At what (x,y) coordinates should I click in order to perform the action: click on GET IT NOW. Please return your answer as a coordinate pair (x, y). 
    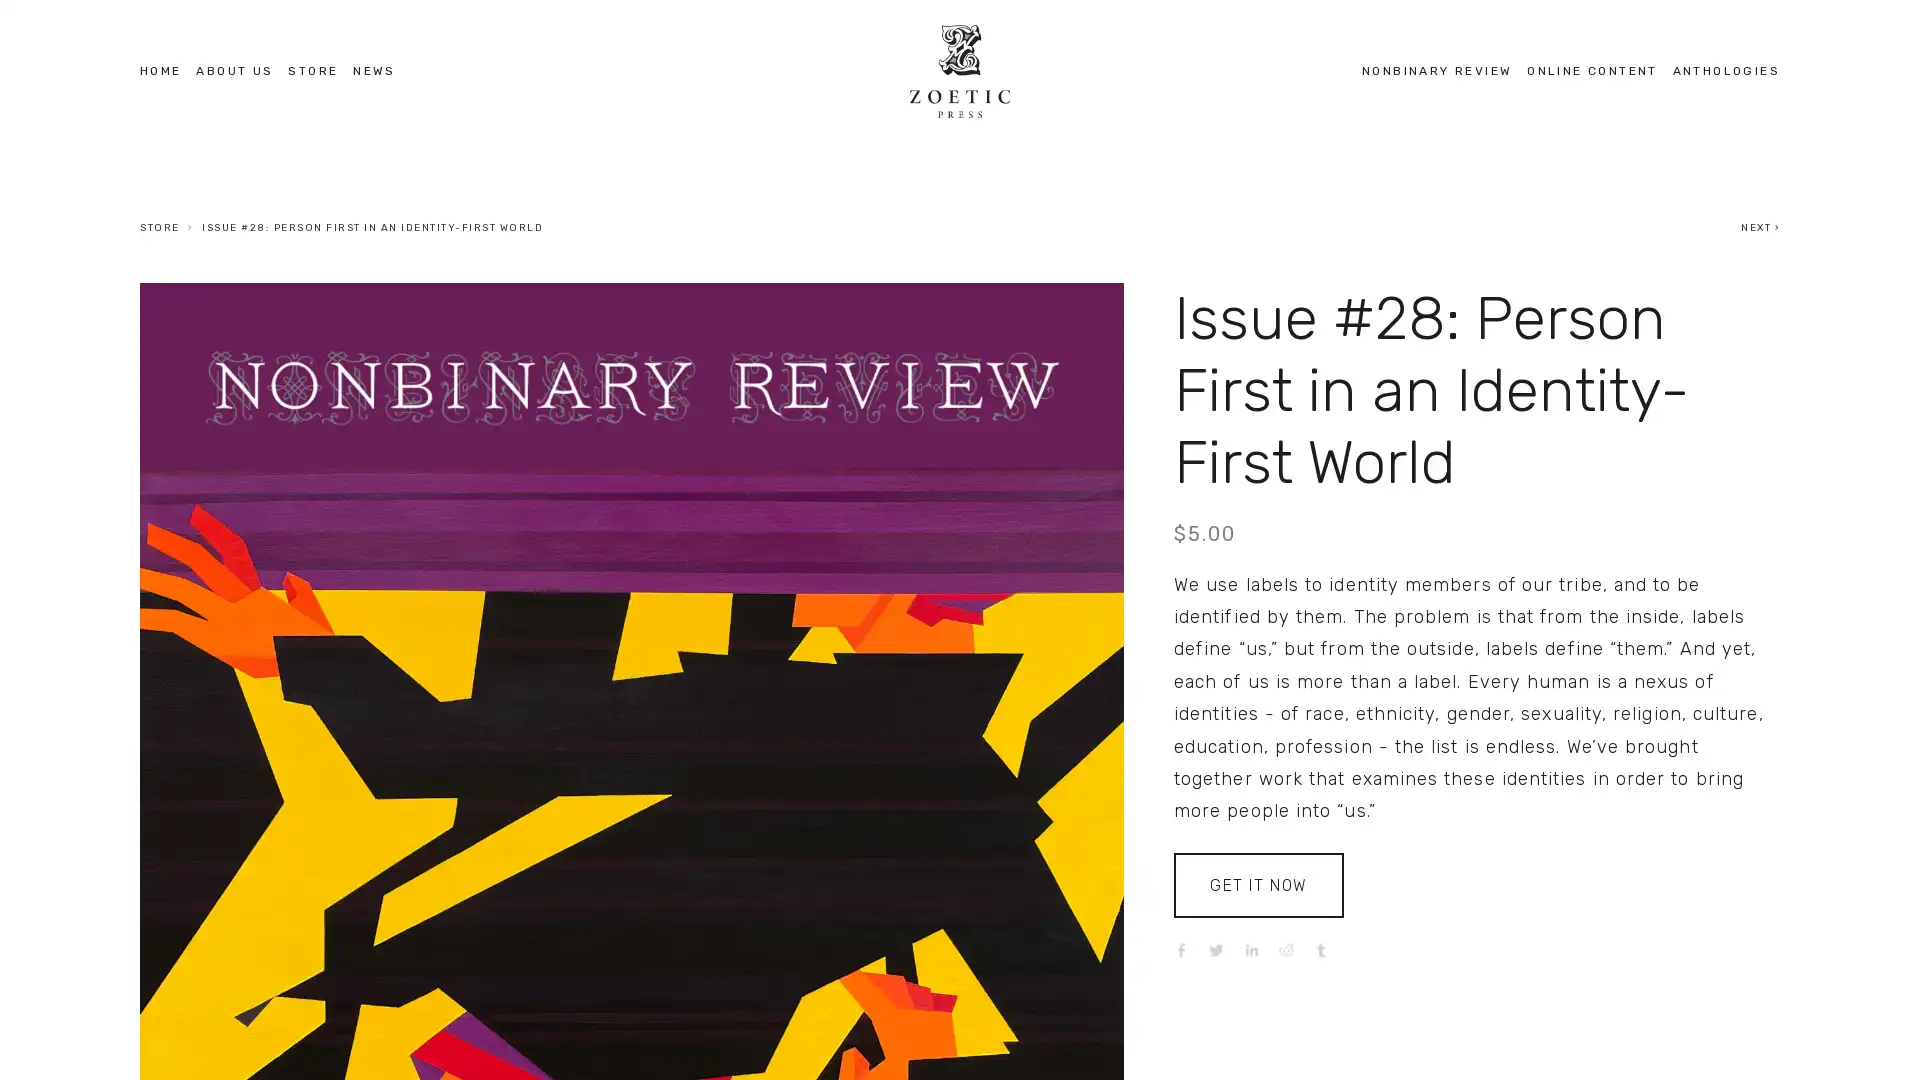
    Looking at the image, I should click on (1257, 883).